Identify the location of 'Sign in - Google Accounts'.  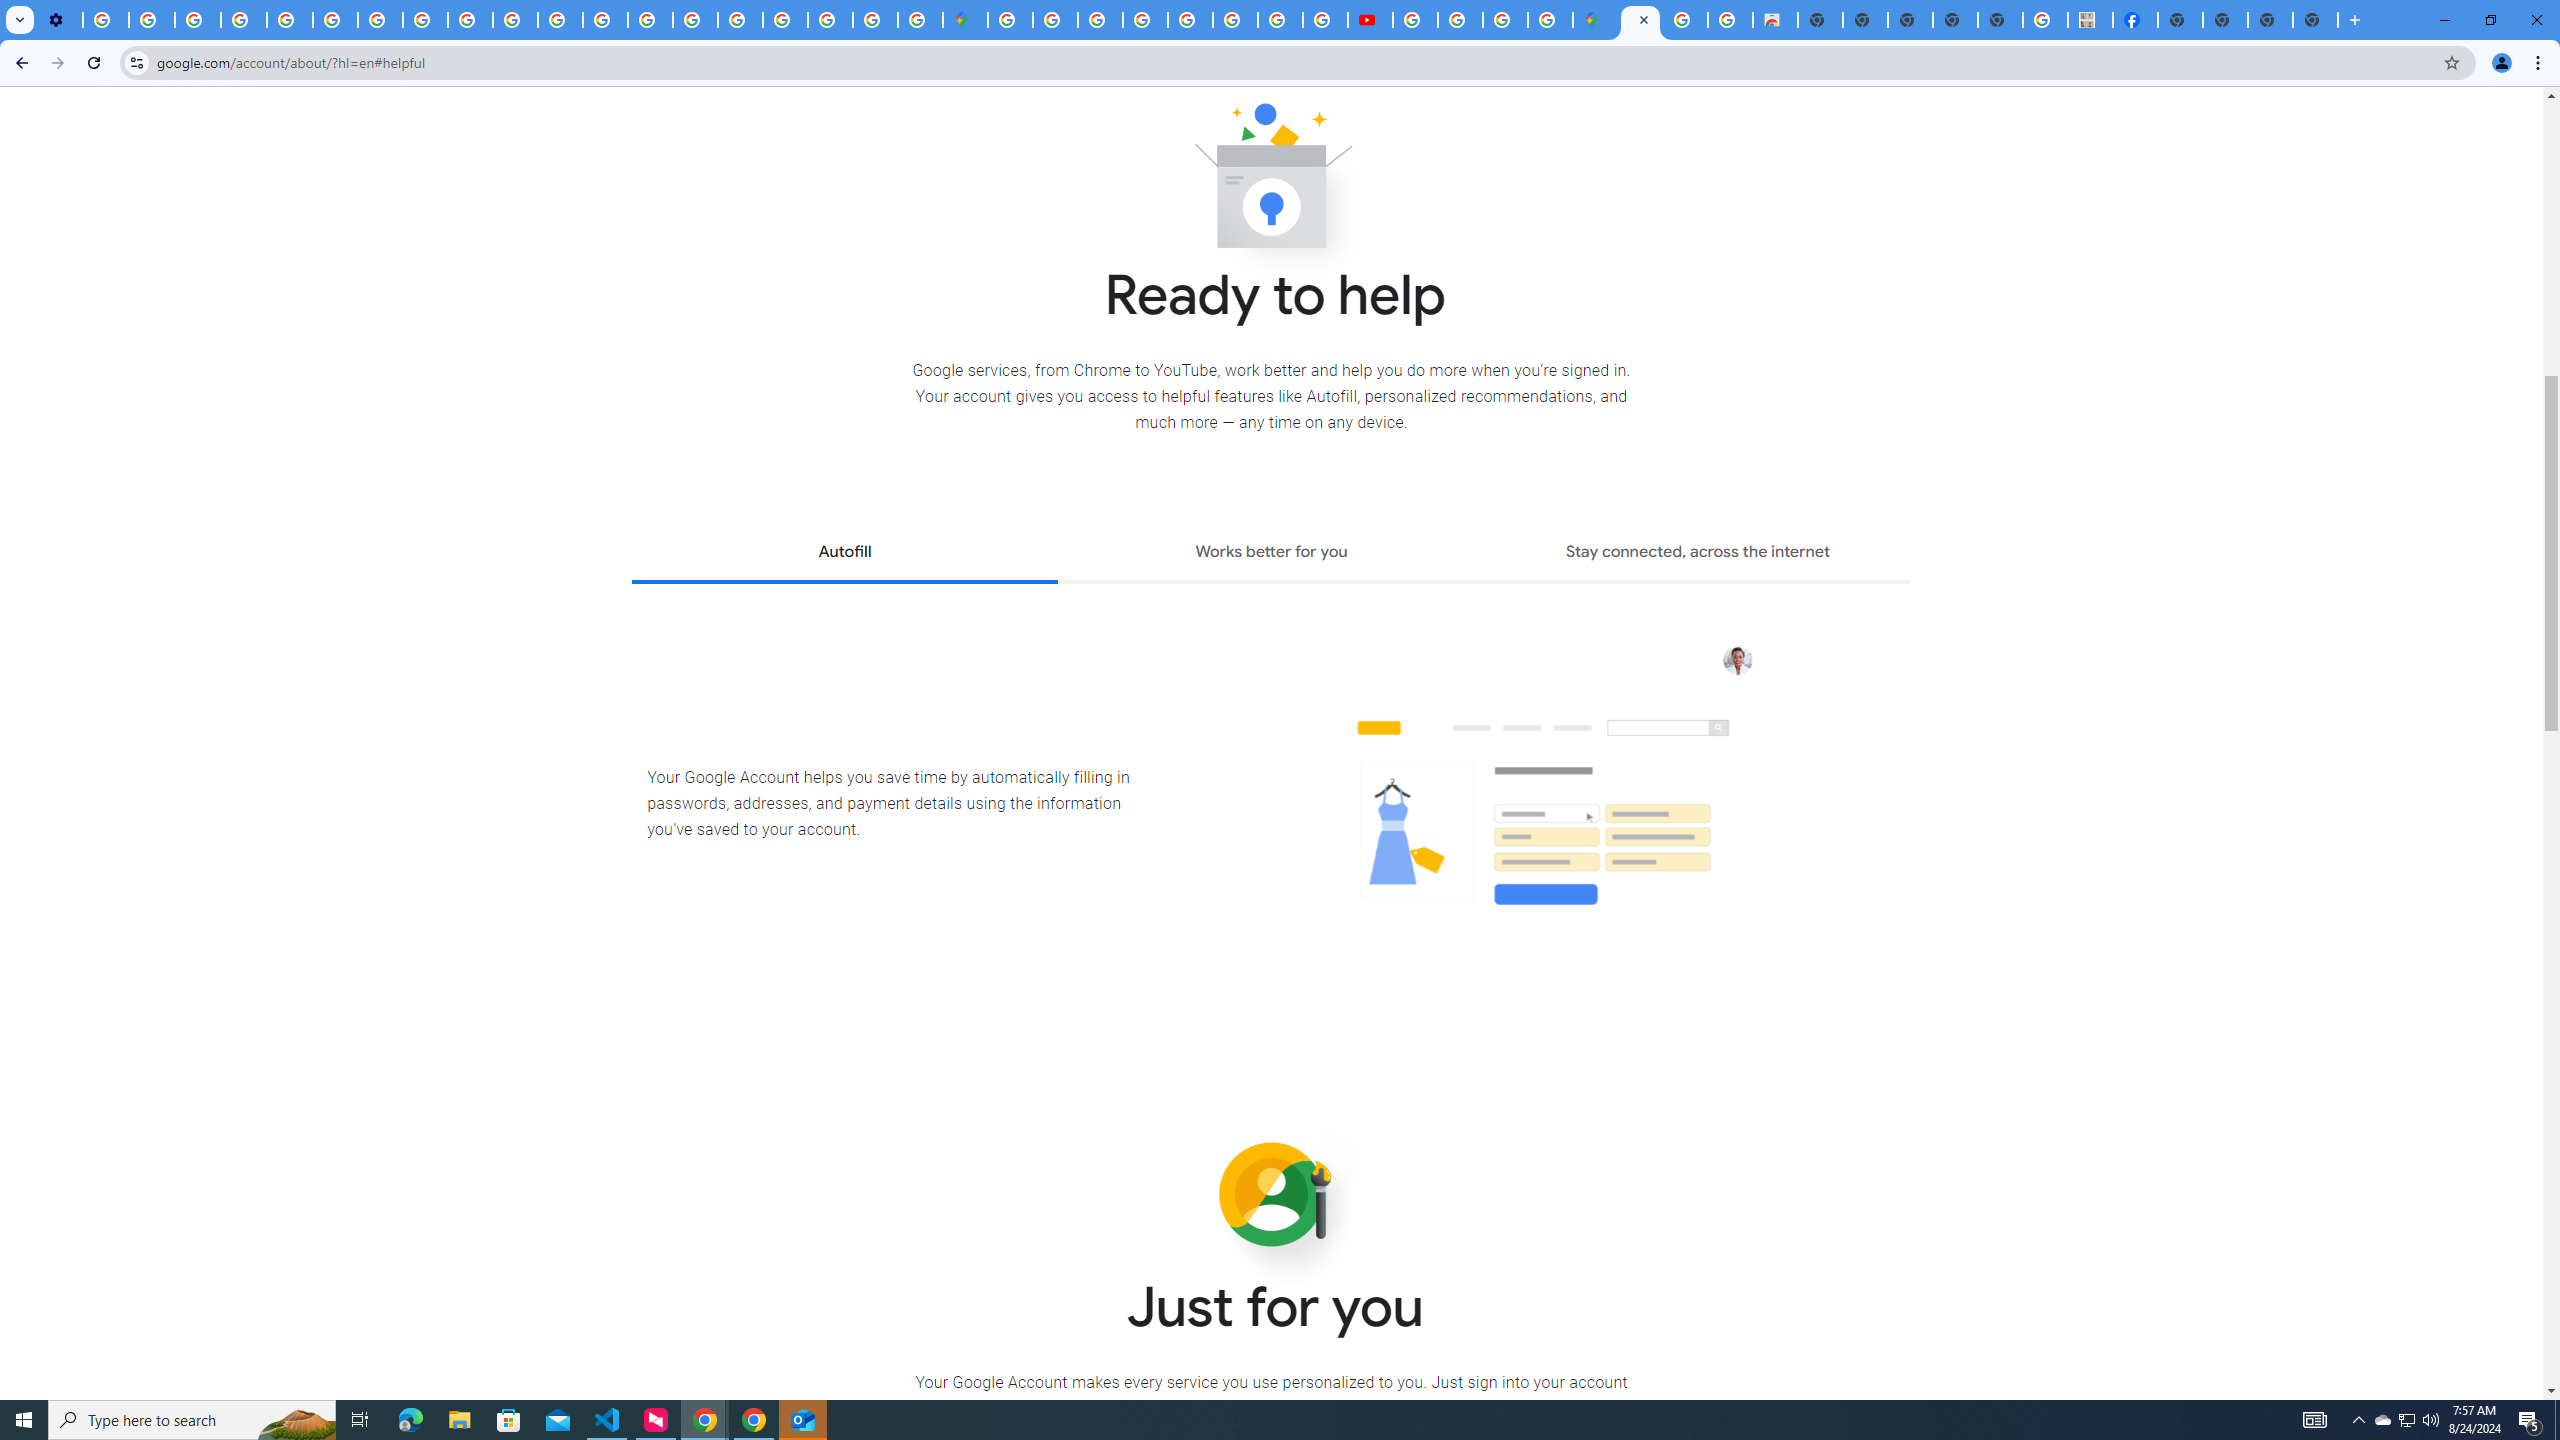
(1008, 19).